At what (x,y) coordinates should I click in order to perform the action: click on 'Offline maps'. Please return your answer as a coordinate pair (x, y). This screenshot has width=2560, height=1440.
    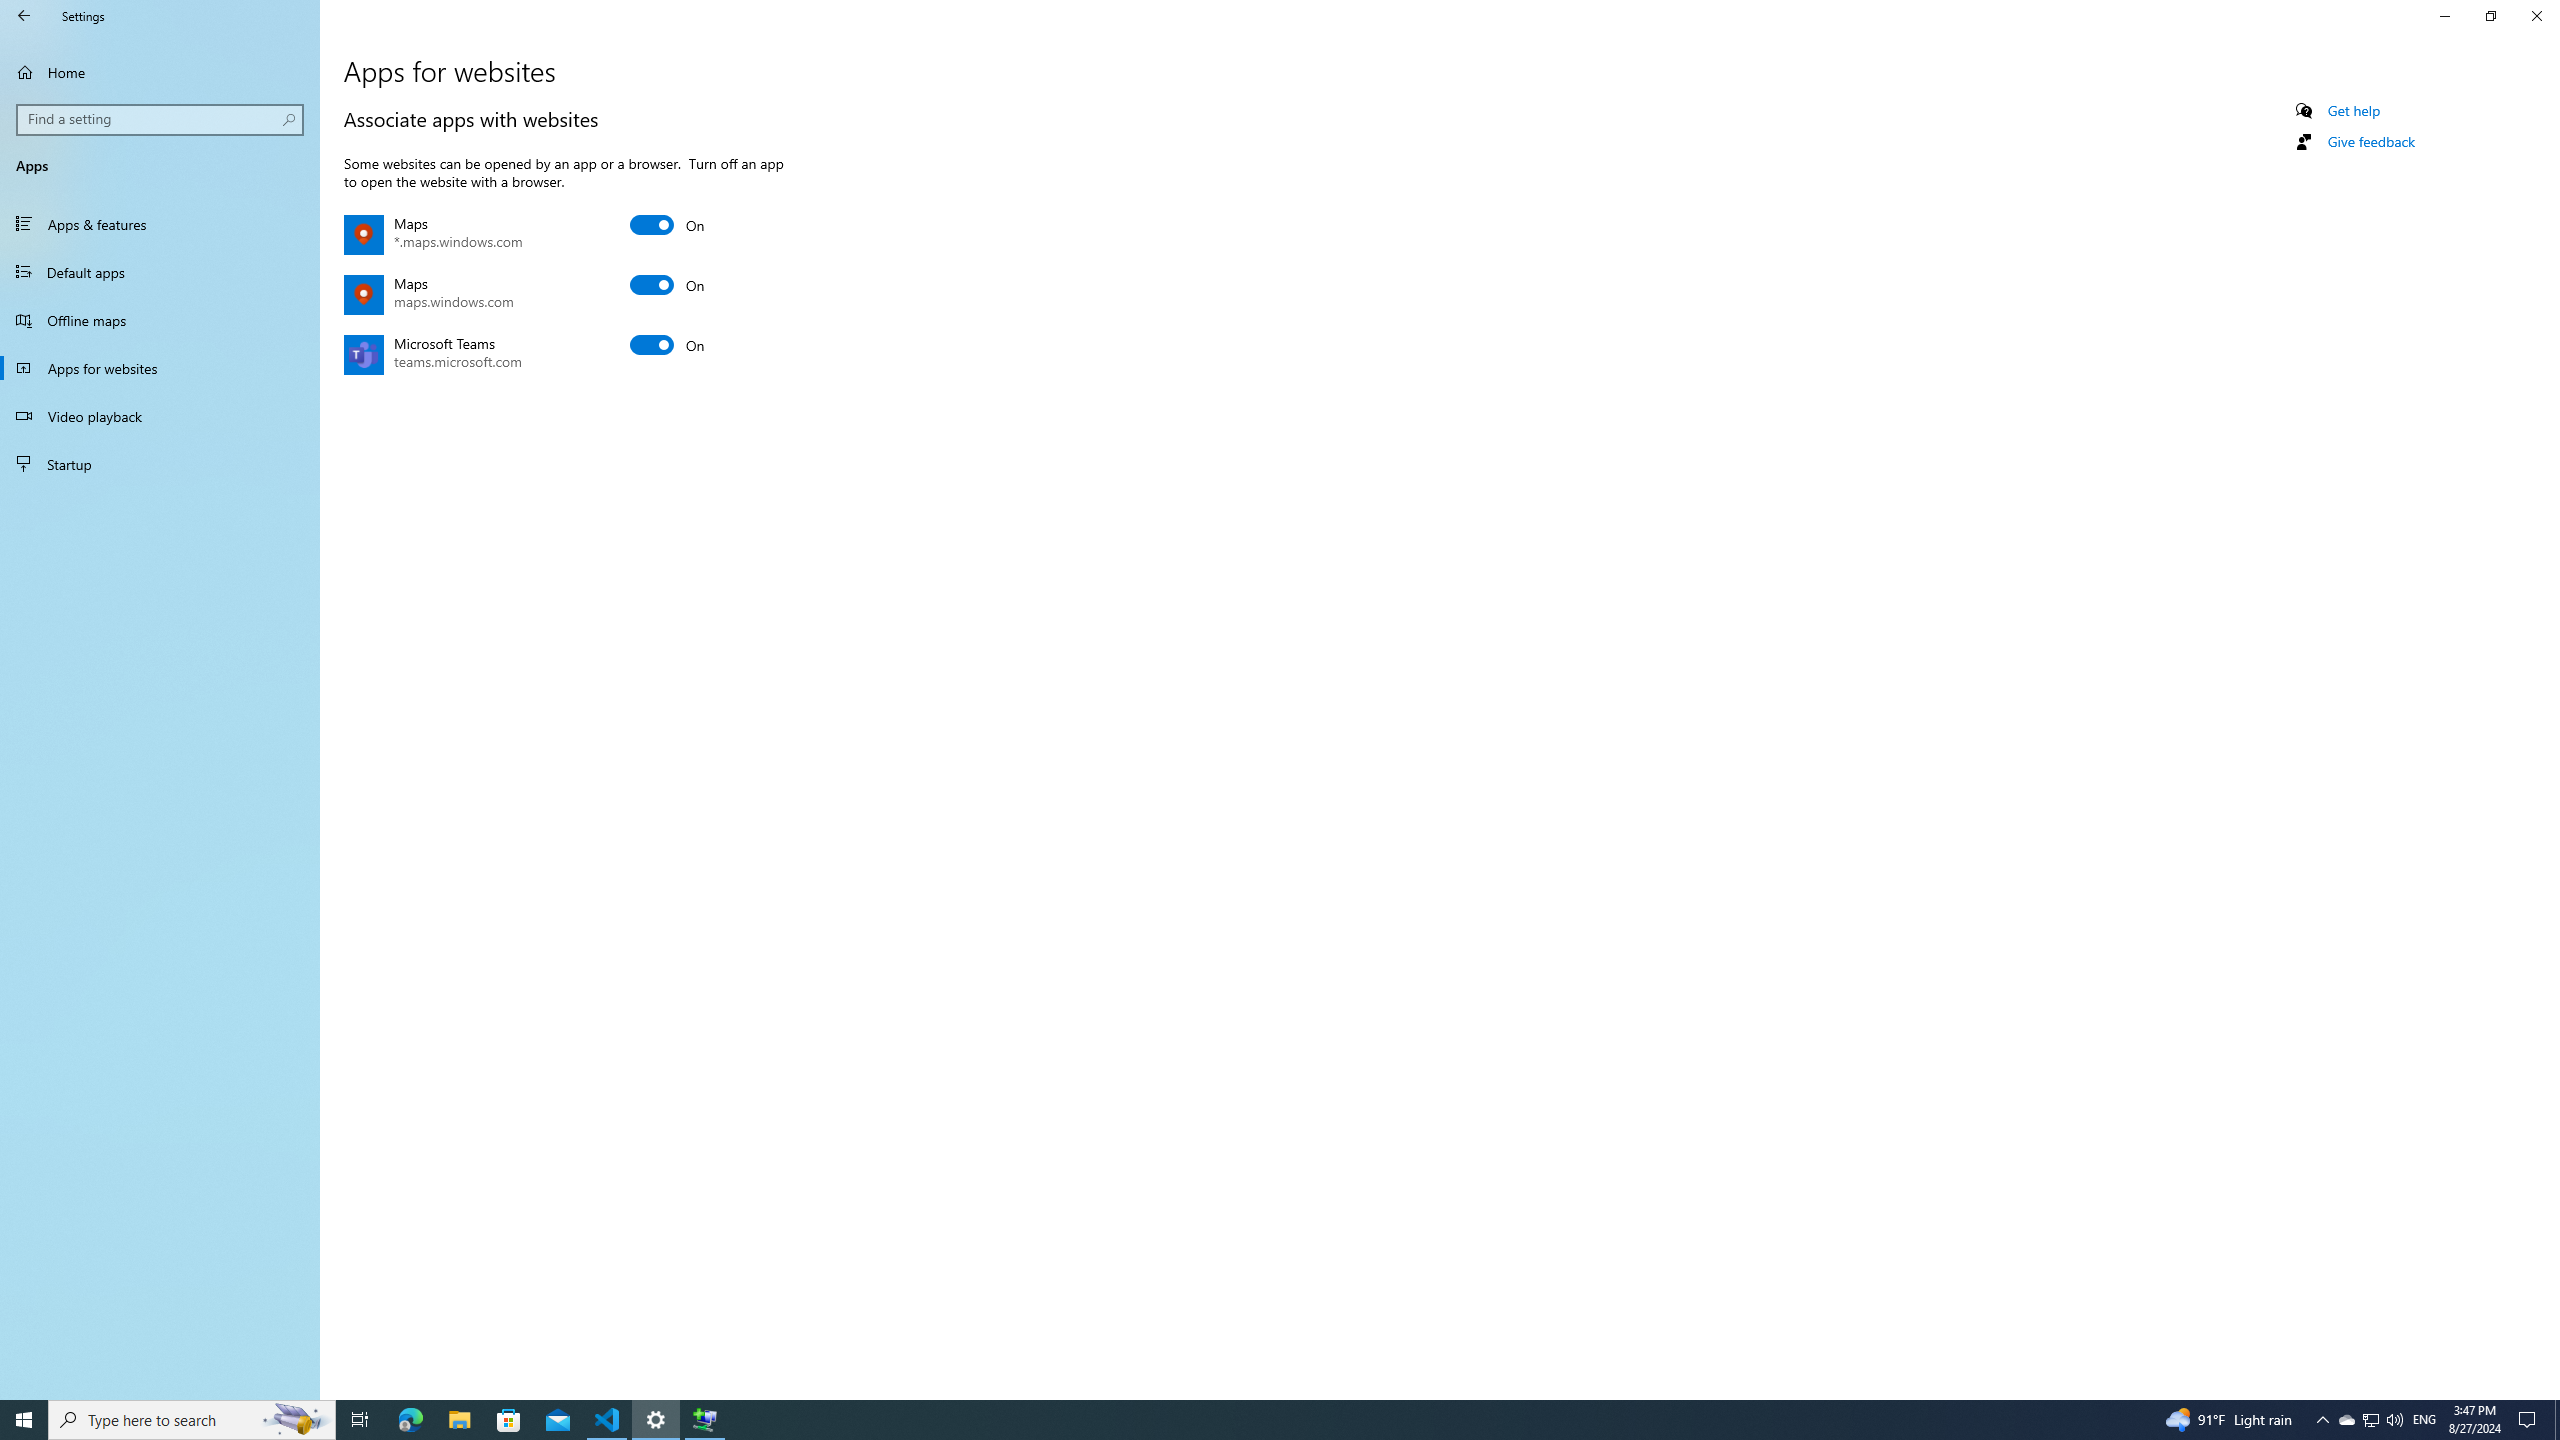
    Looking at the image, I should click on (159, 319).